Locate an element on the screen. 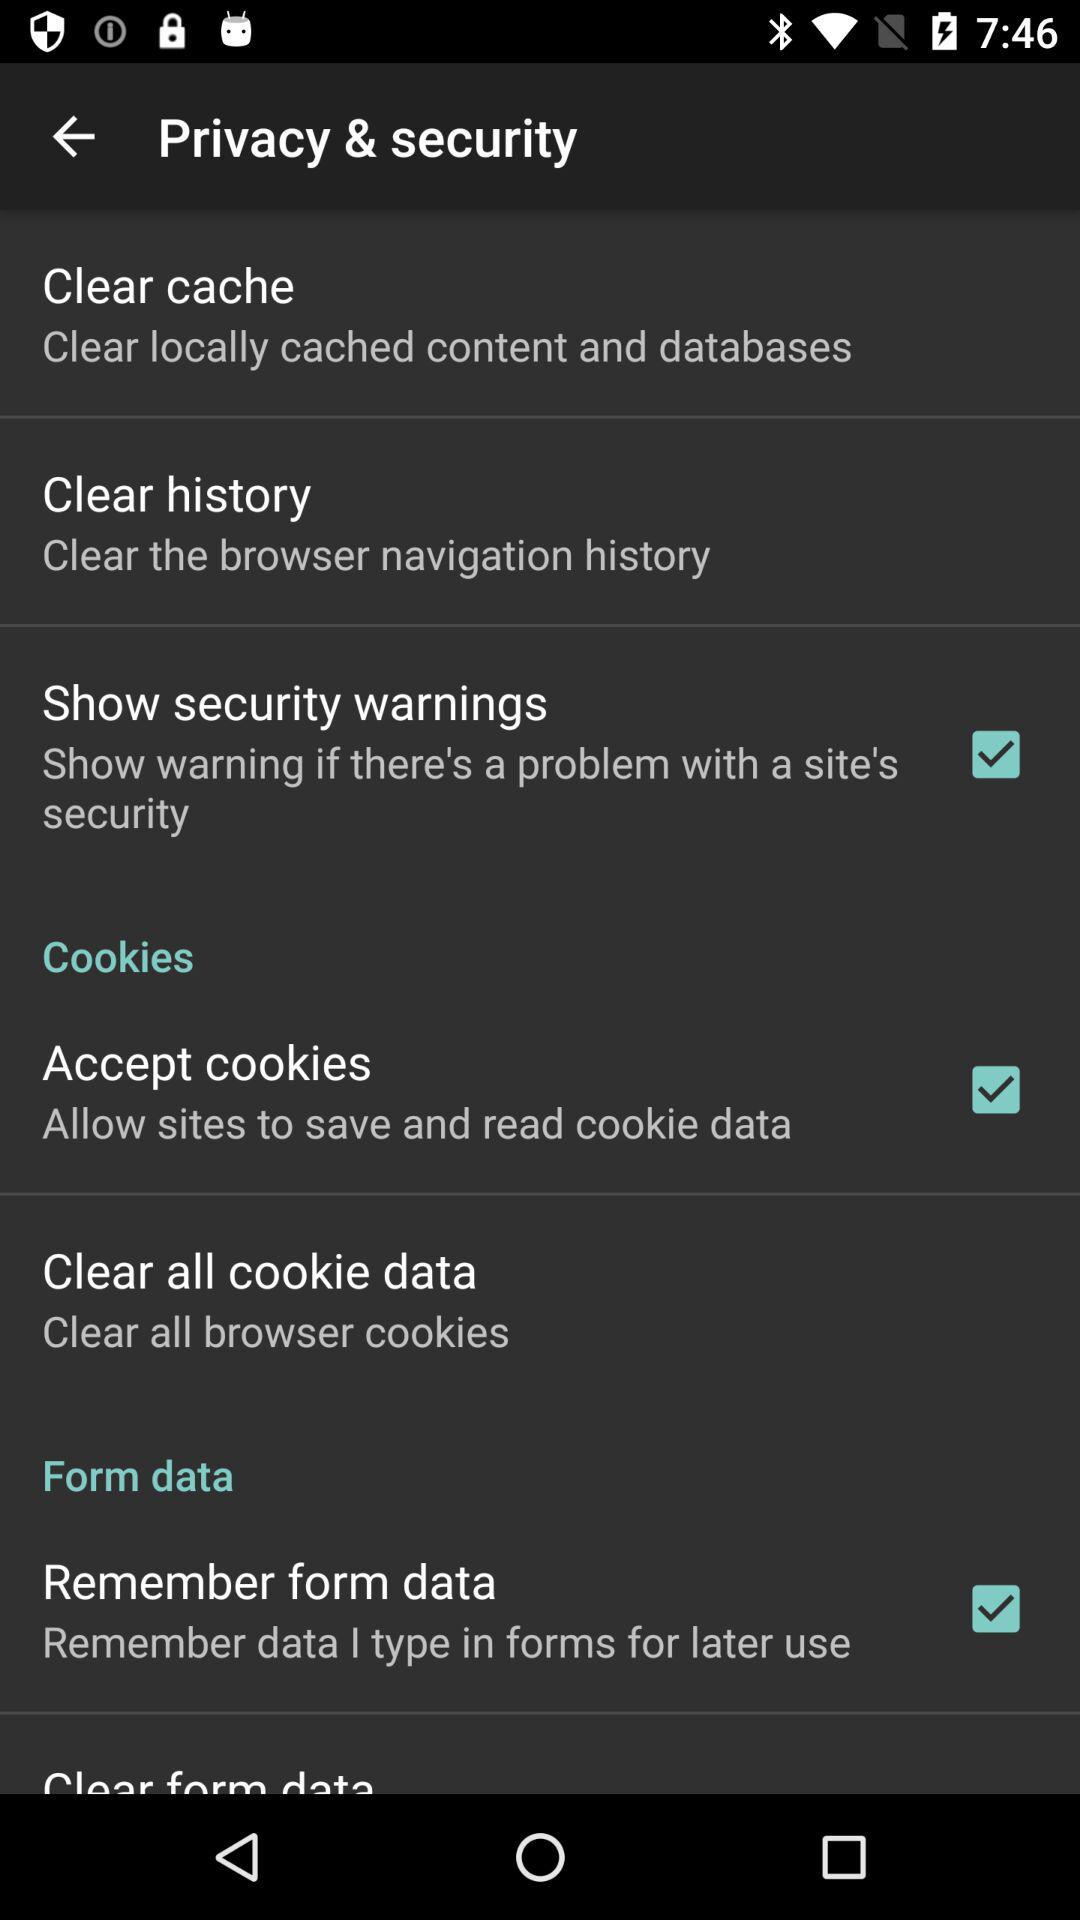  show warning if is located at coordinates (477, 785).